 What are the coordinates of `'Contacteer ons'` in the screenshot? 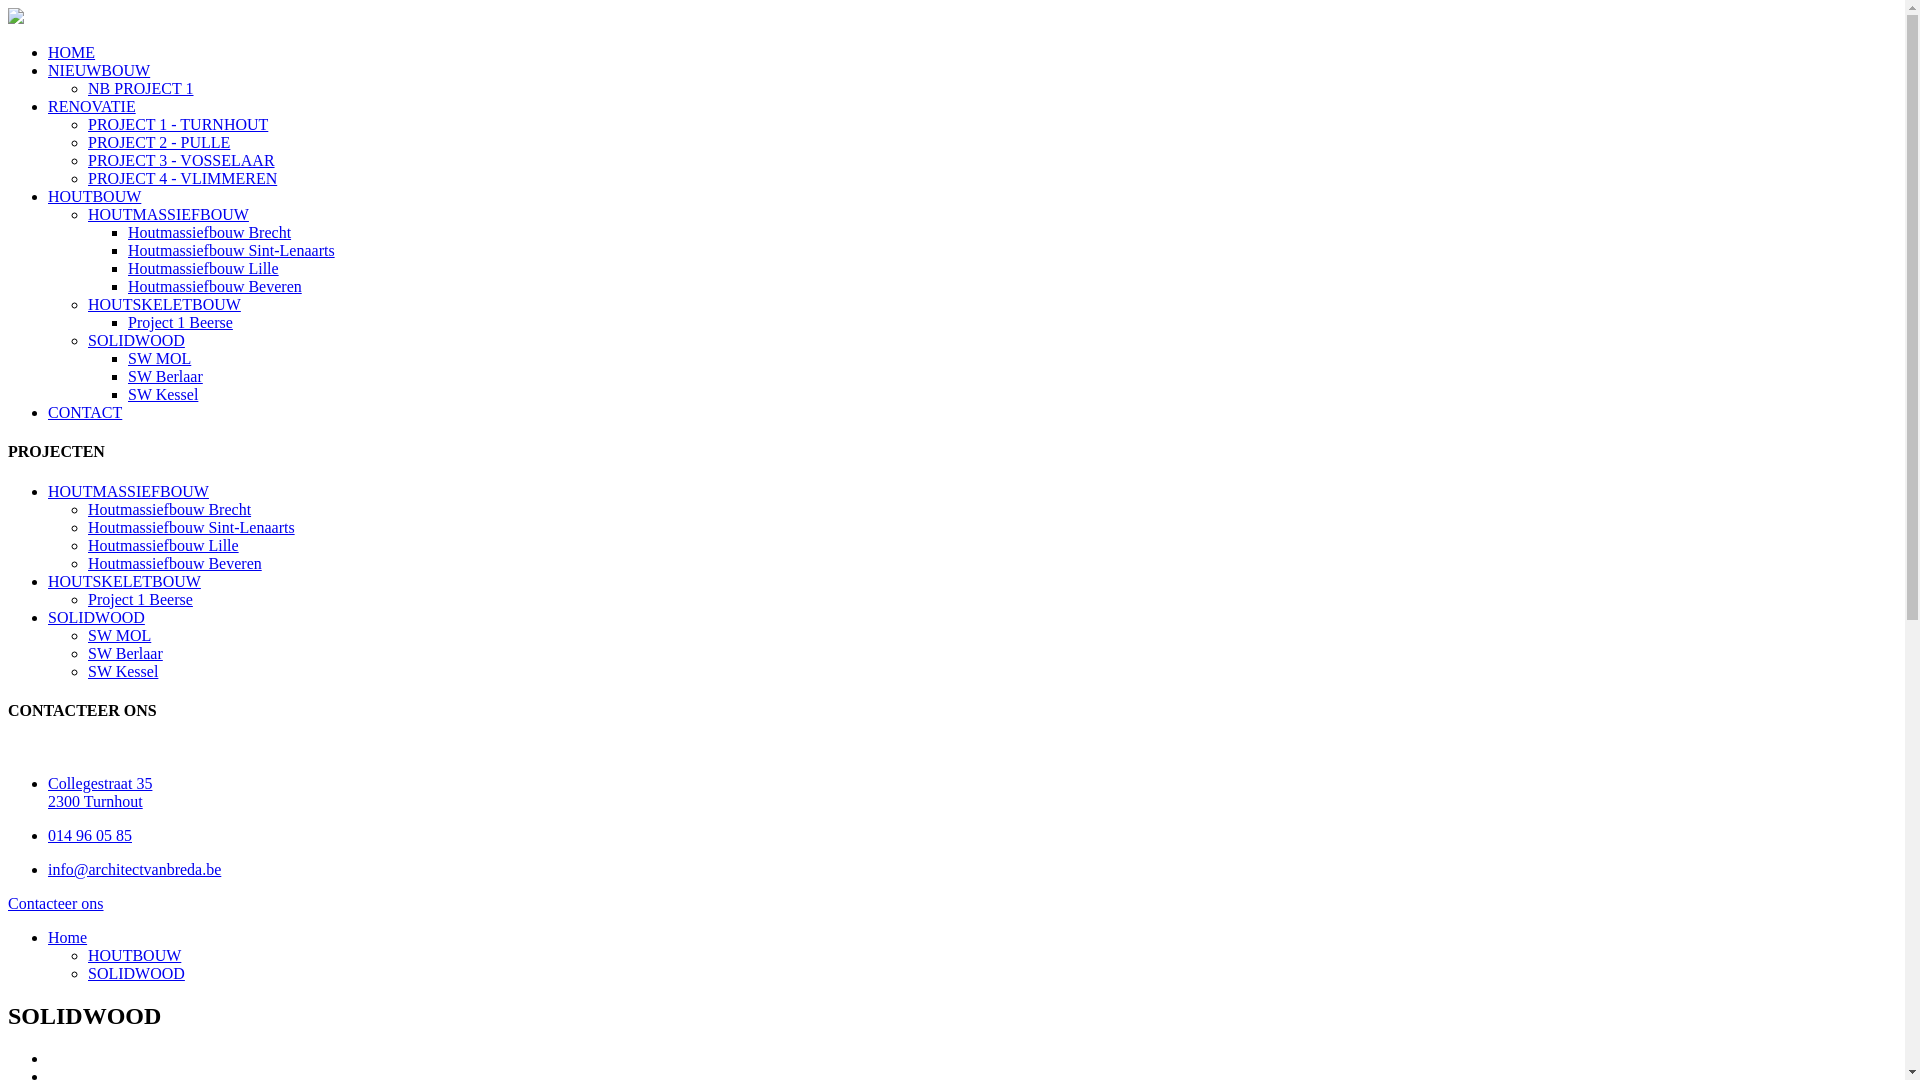 It's located at (8, 903).